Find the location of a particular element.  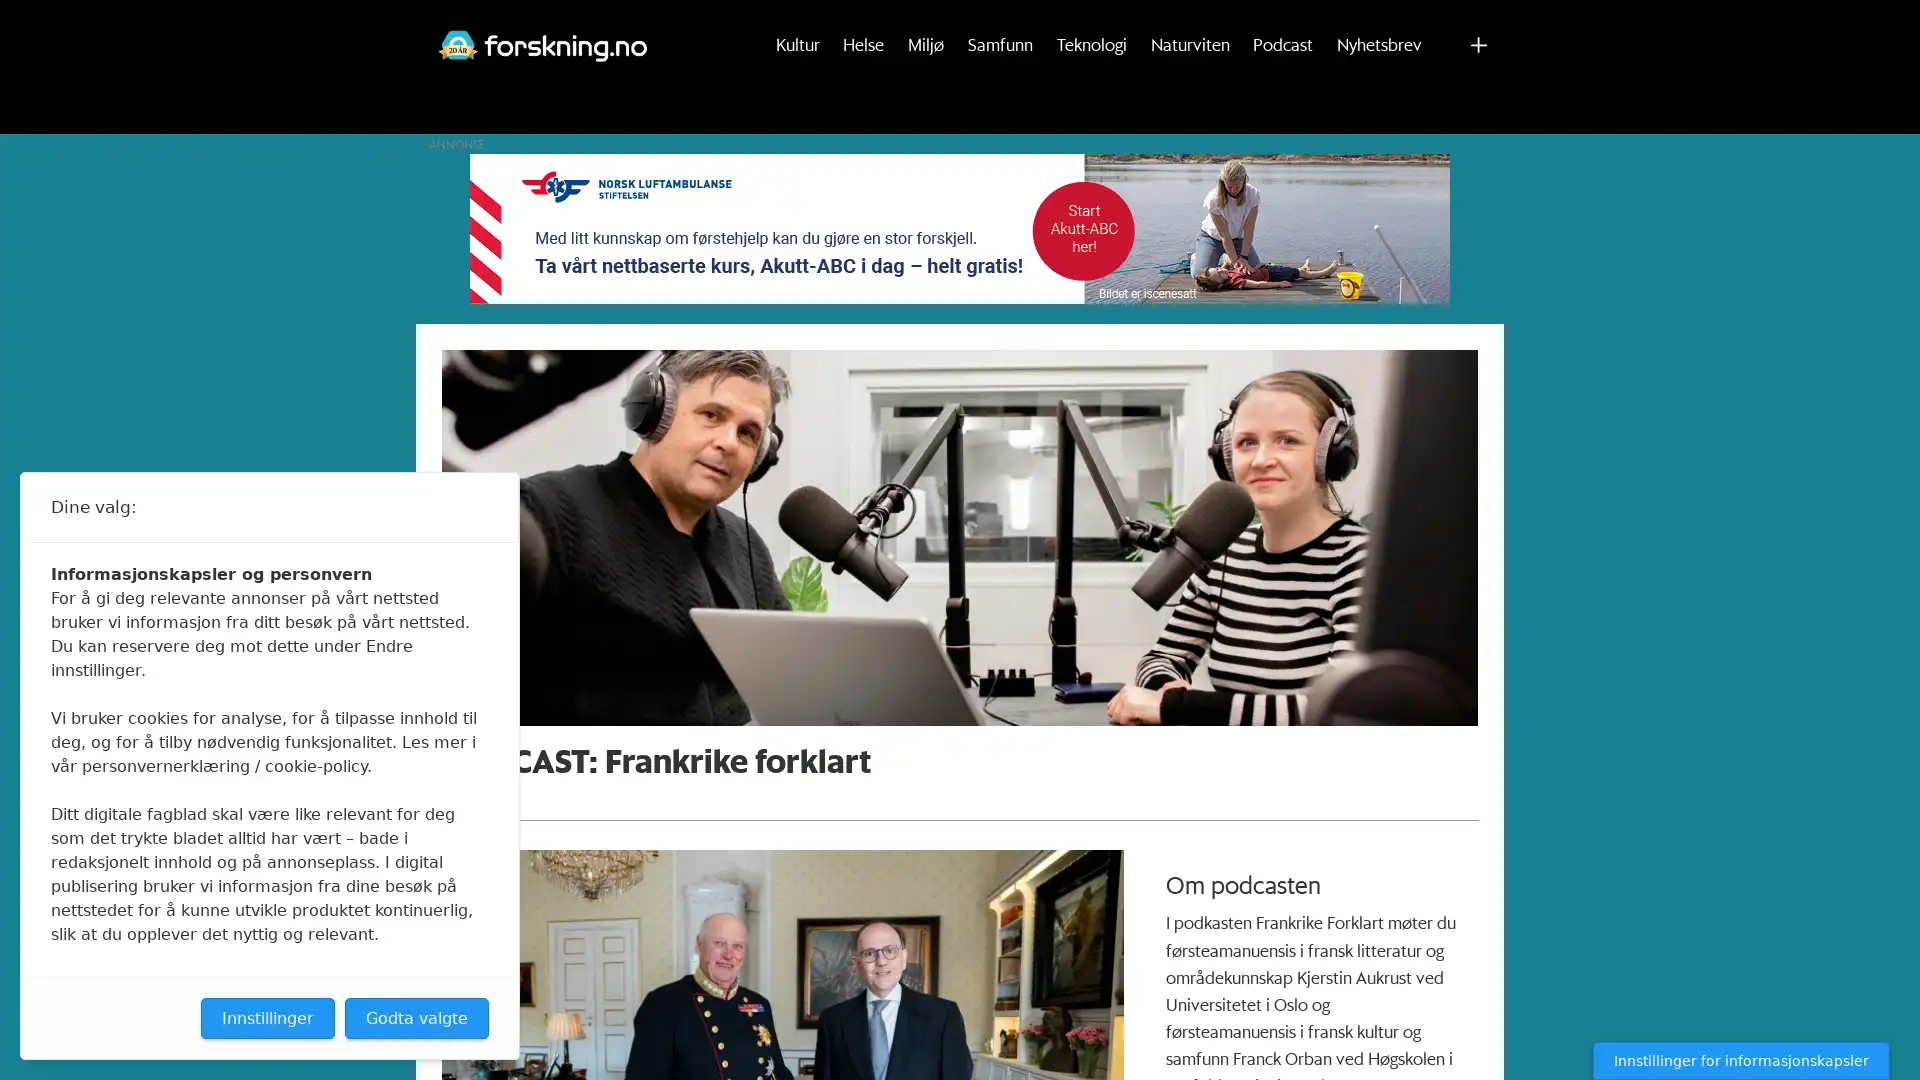

logo for stilling.forskning.no is located at coordinates (1485, 22).